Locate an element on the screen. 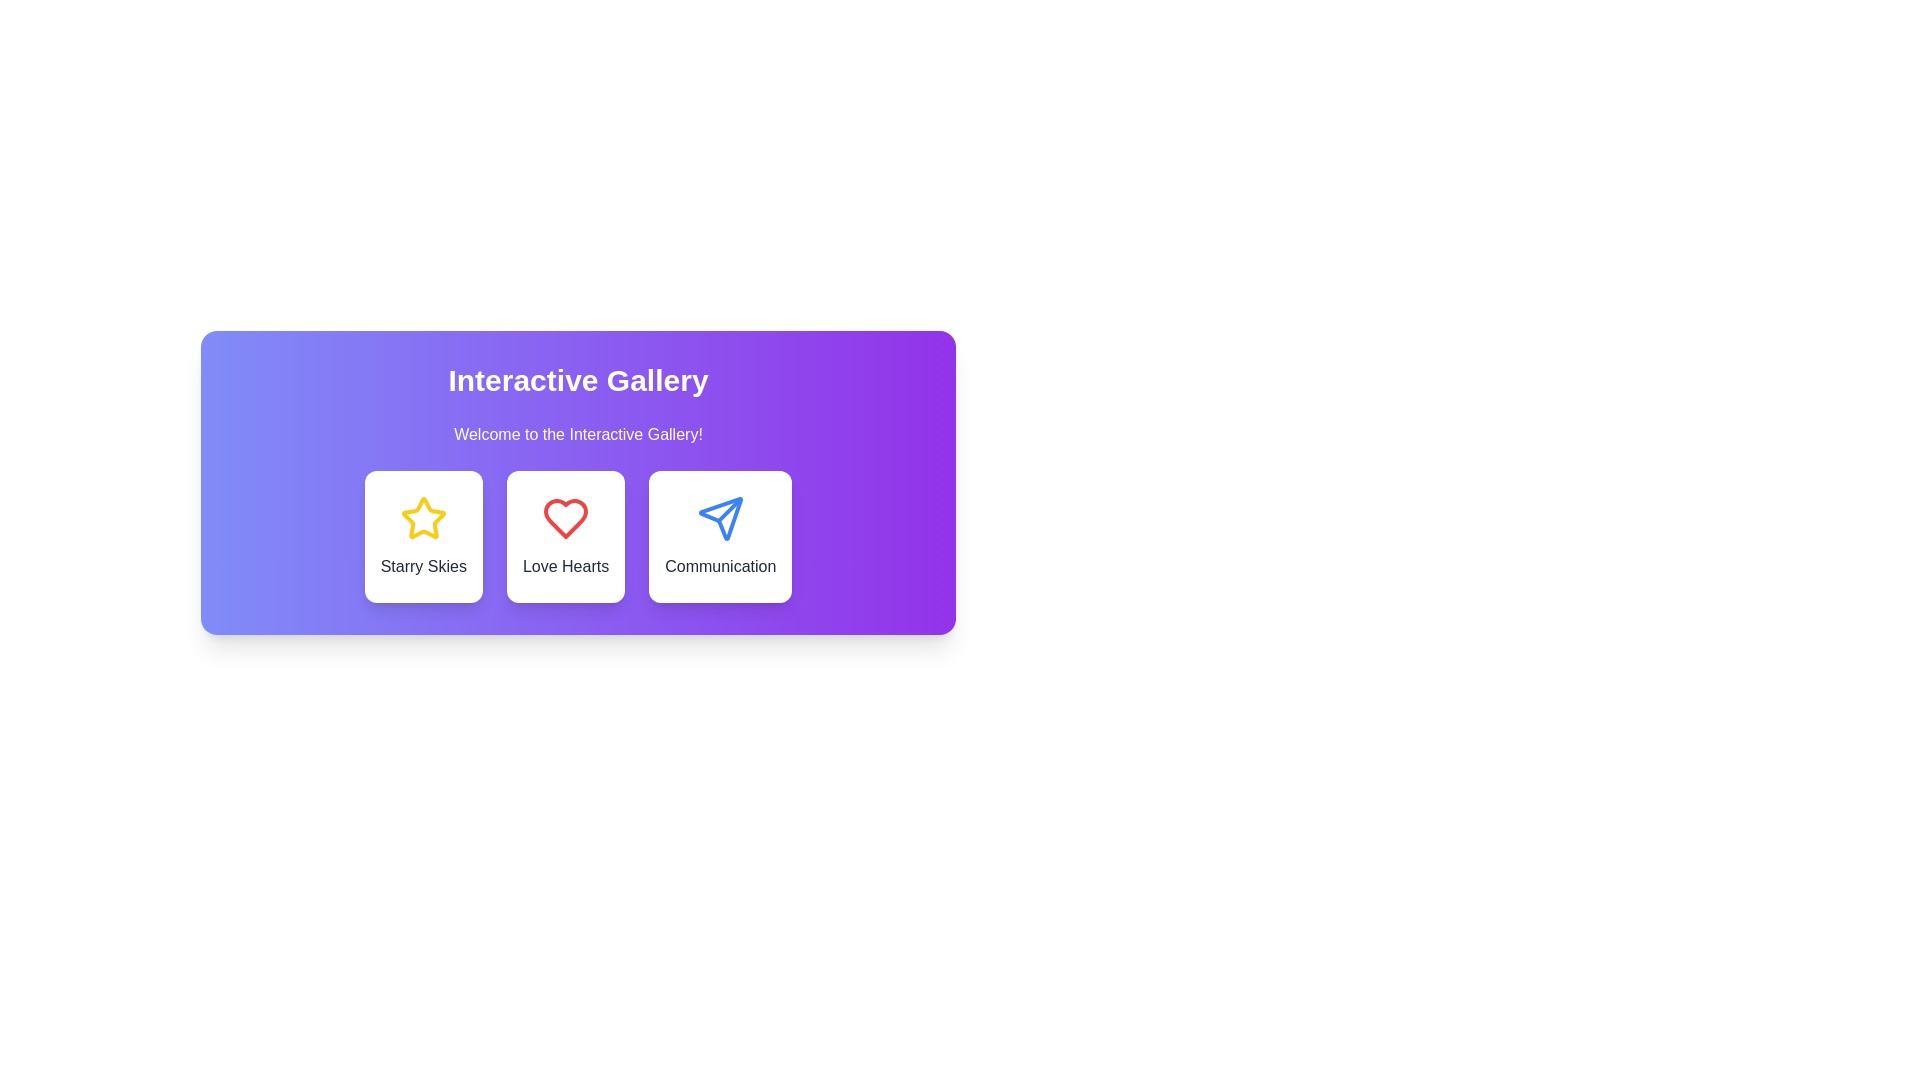  the leftmost card button in the 'Interactive Gallery' section is located at coordinates (422, 535).